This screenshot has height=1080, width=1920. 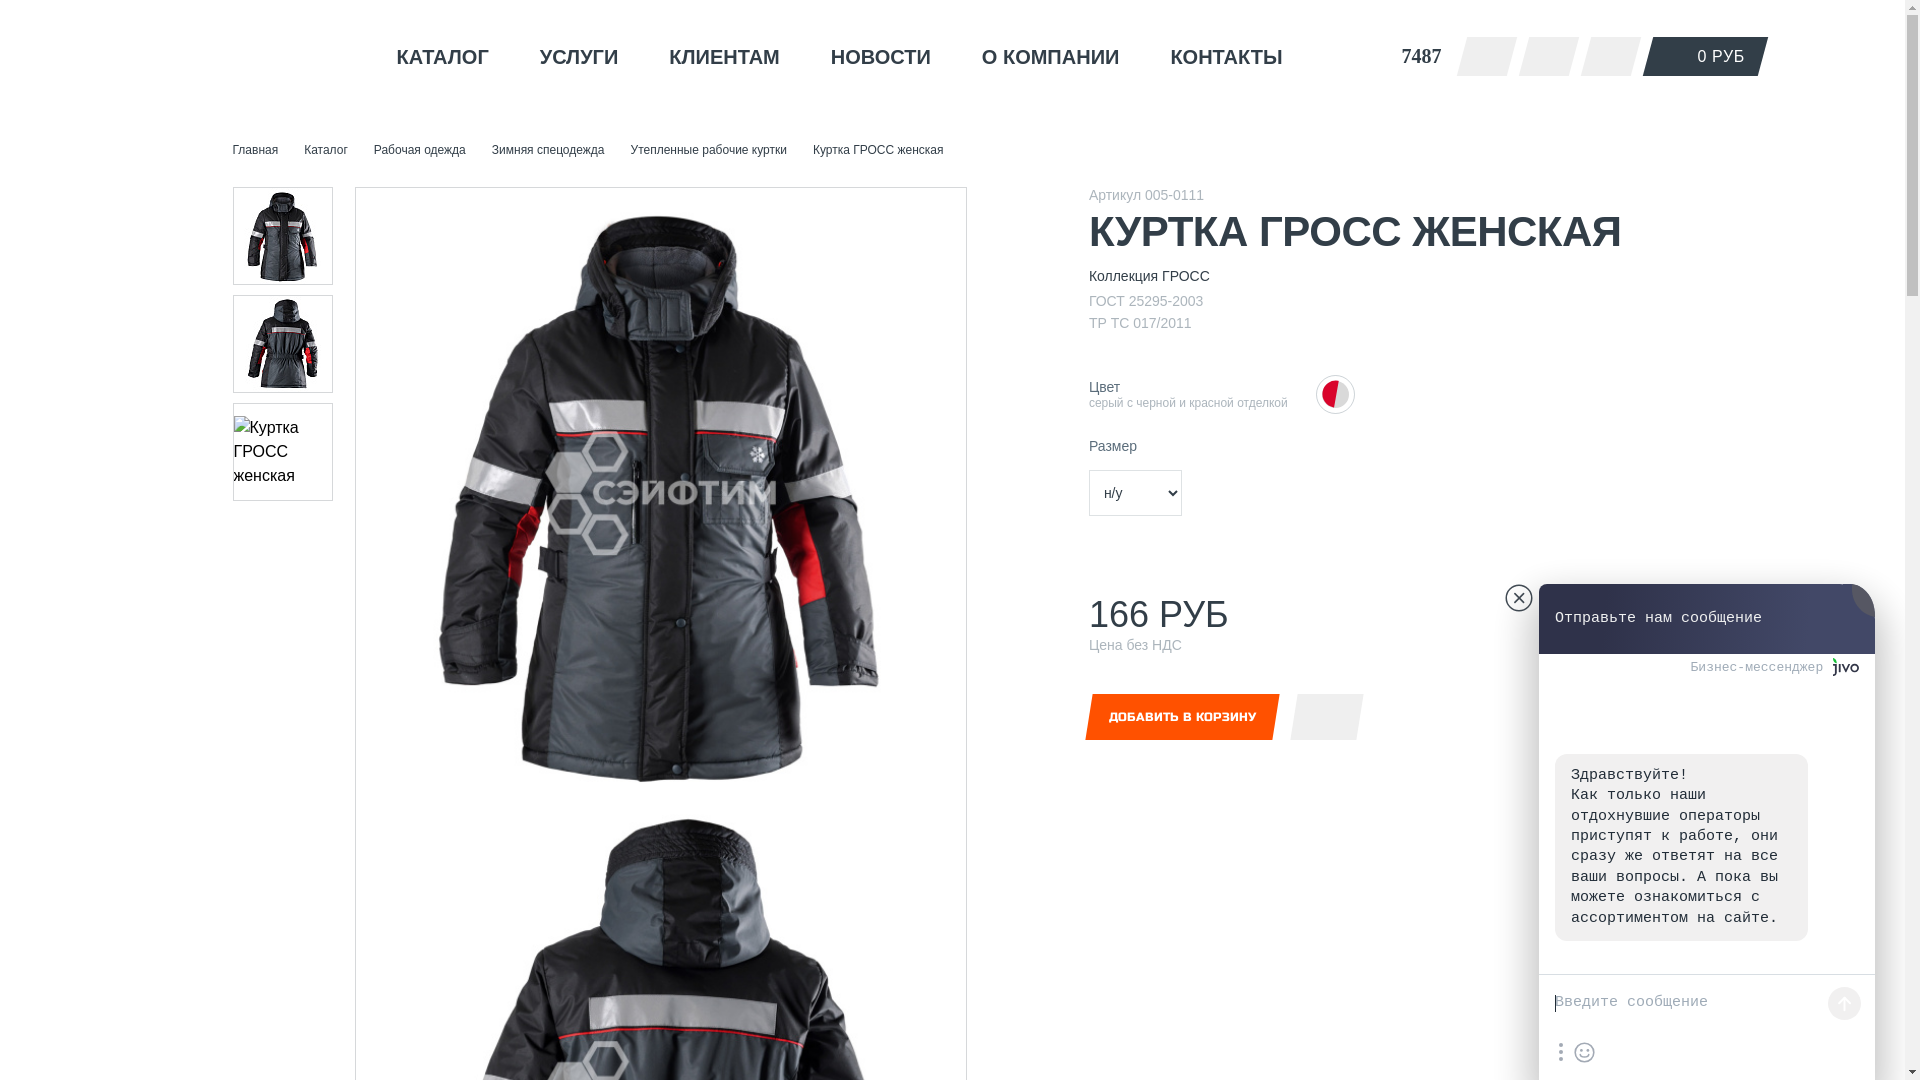 What do you see at coordinates (1410, 55) in the screenshot?
I see `'7487'` at bounding box center [1410, 55].